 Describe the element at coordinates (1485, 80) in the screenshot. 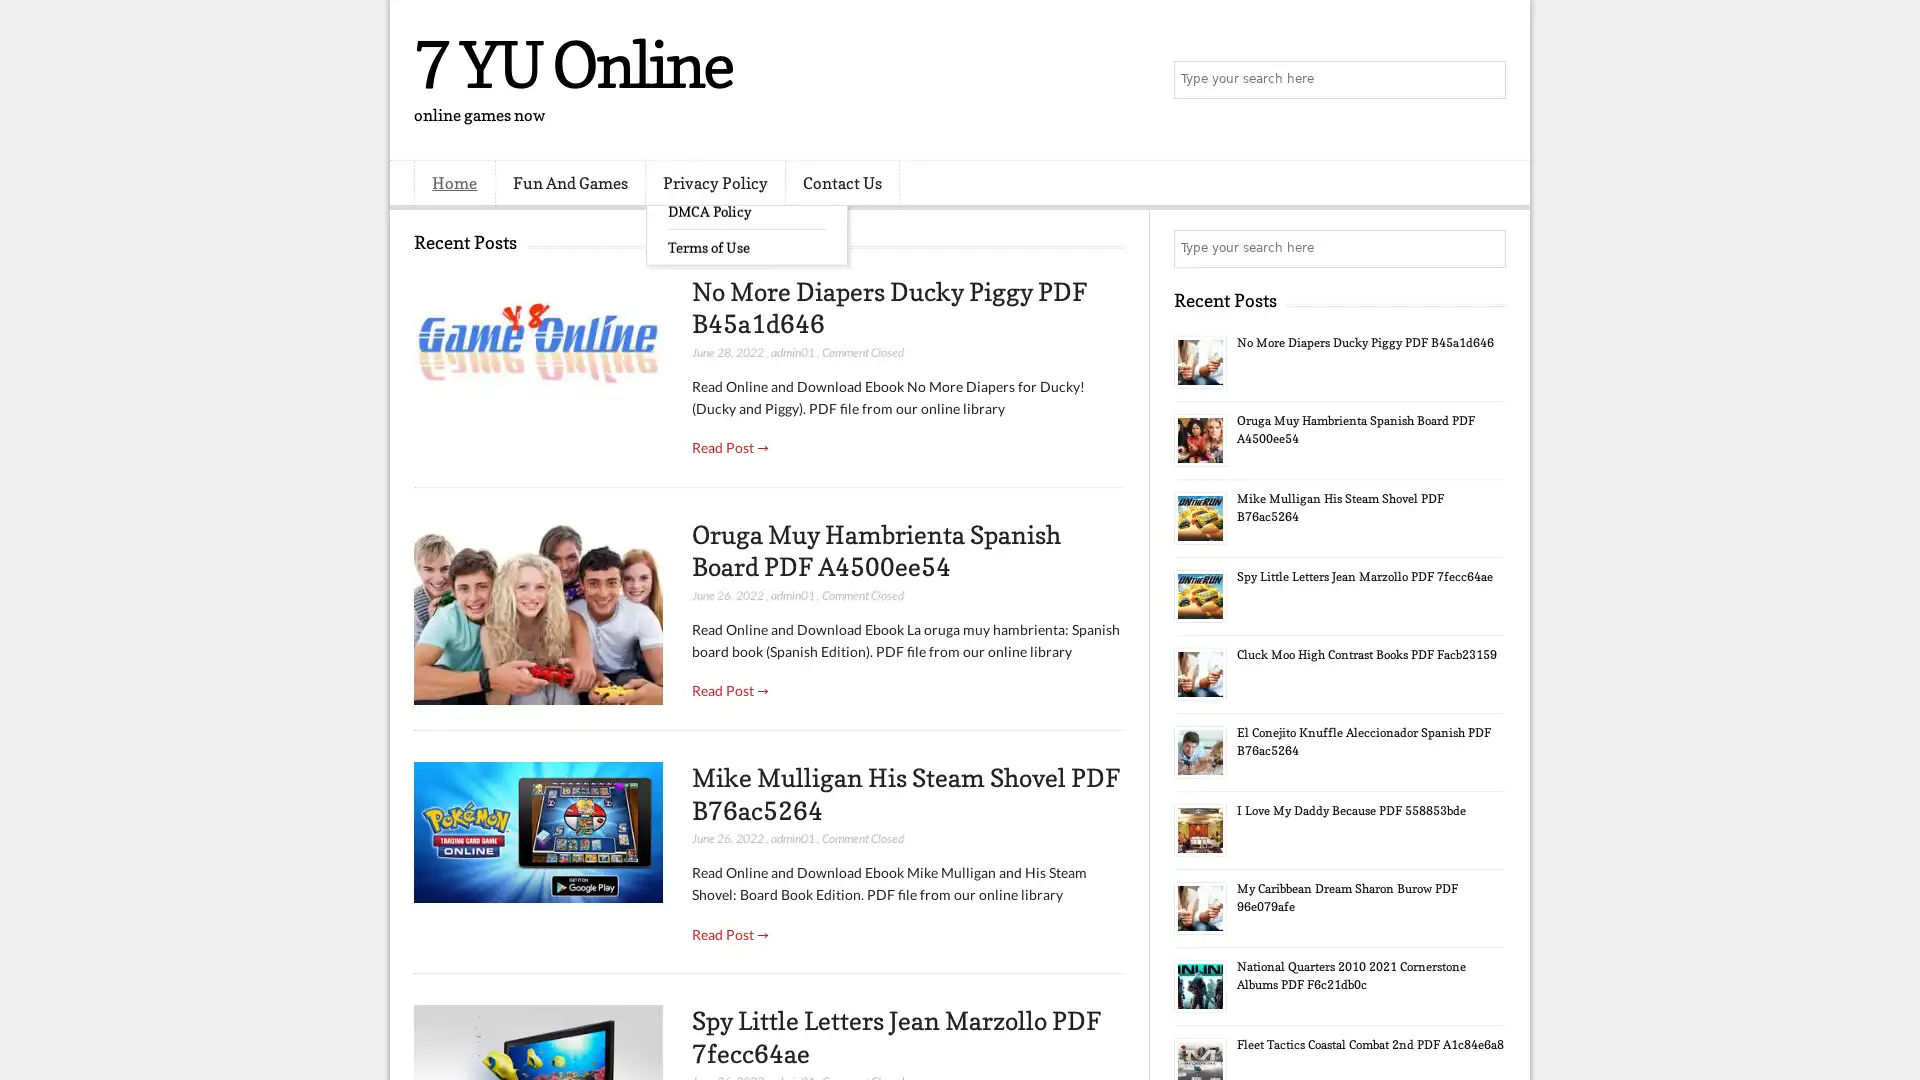

I see `Search` at that location.